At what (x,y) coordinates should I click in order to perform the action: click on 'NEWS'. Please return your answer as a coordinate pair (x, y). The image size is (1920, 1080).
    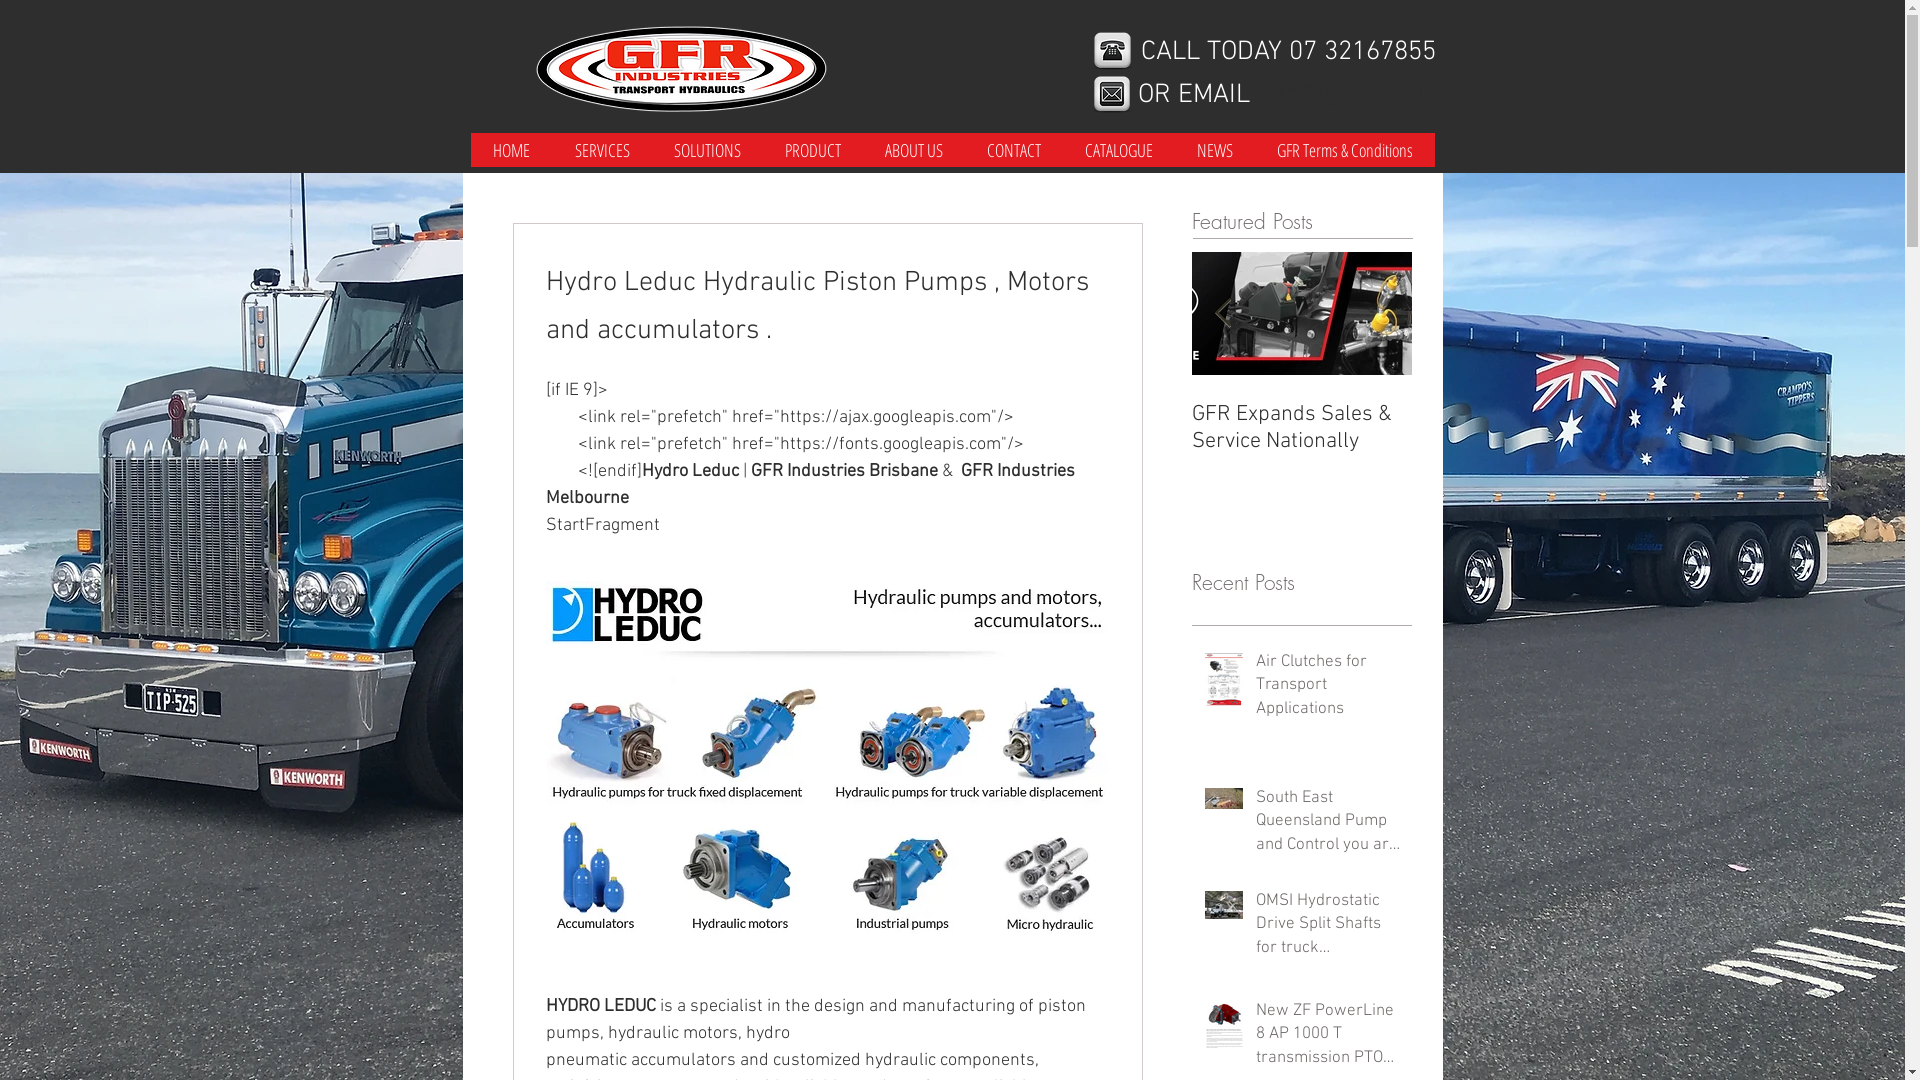
    Looking at the image, I should click on (1213, 149).